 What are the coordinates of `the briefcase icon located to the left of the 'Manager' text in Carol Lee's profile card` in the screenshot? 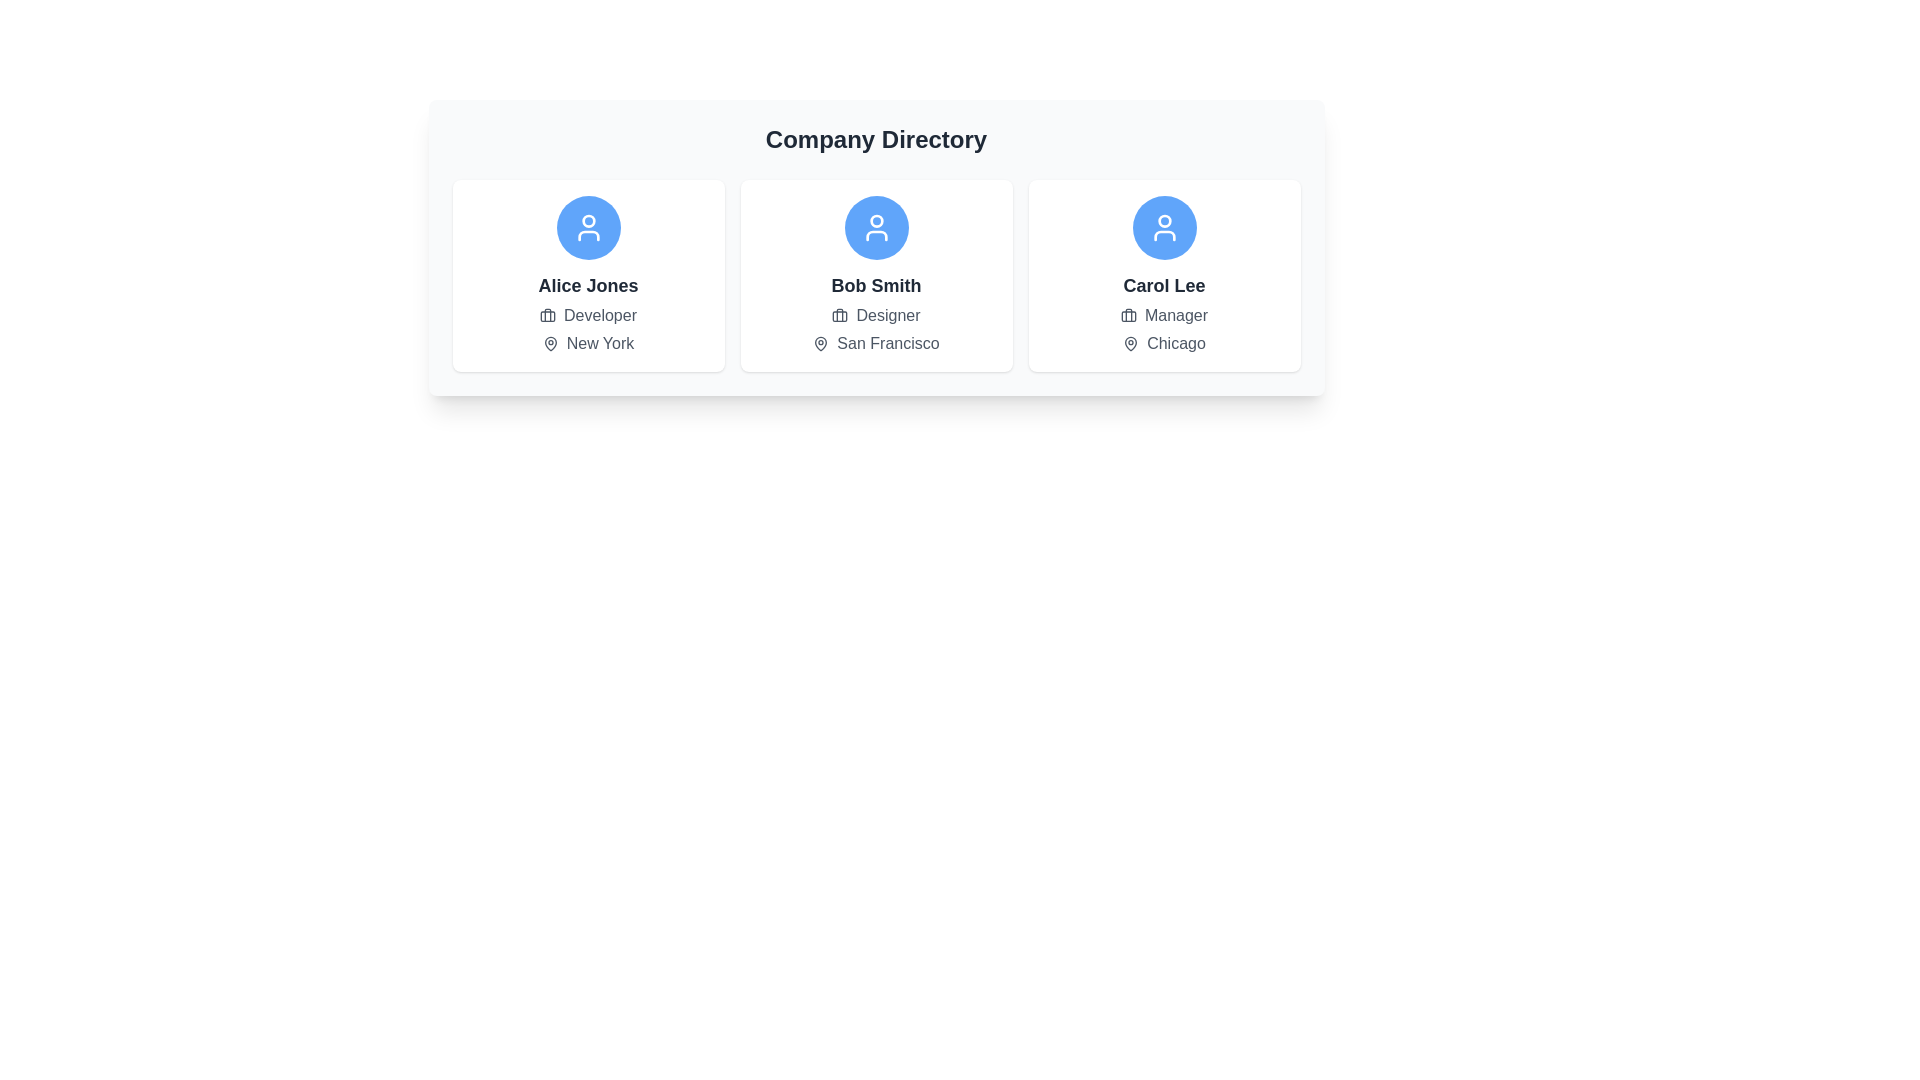 It's located at (1128, 315).